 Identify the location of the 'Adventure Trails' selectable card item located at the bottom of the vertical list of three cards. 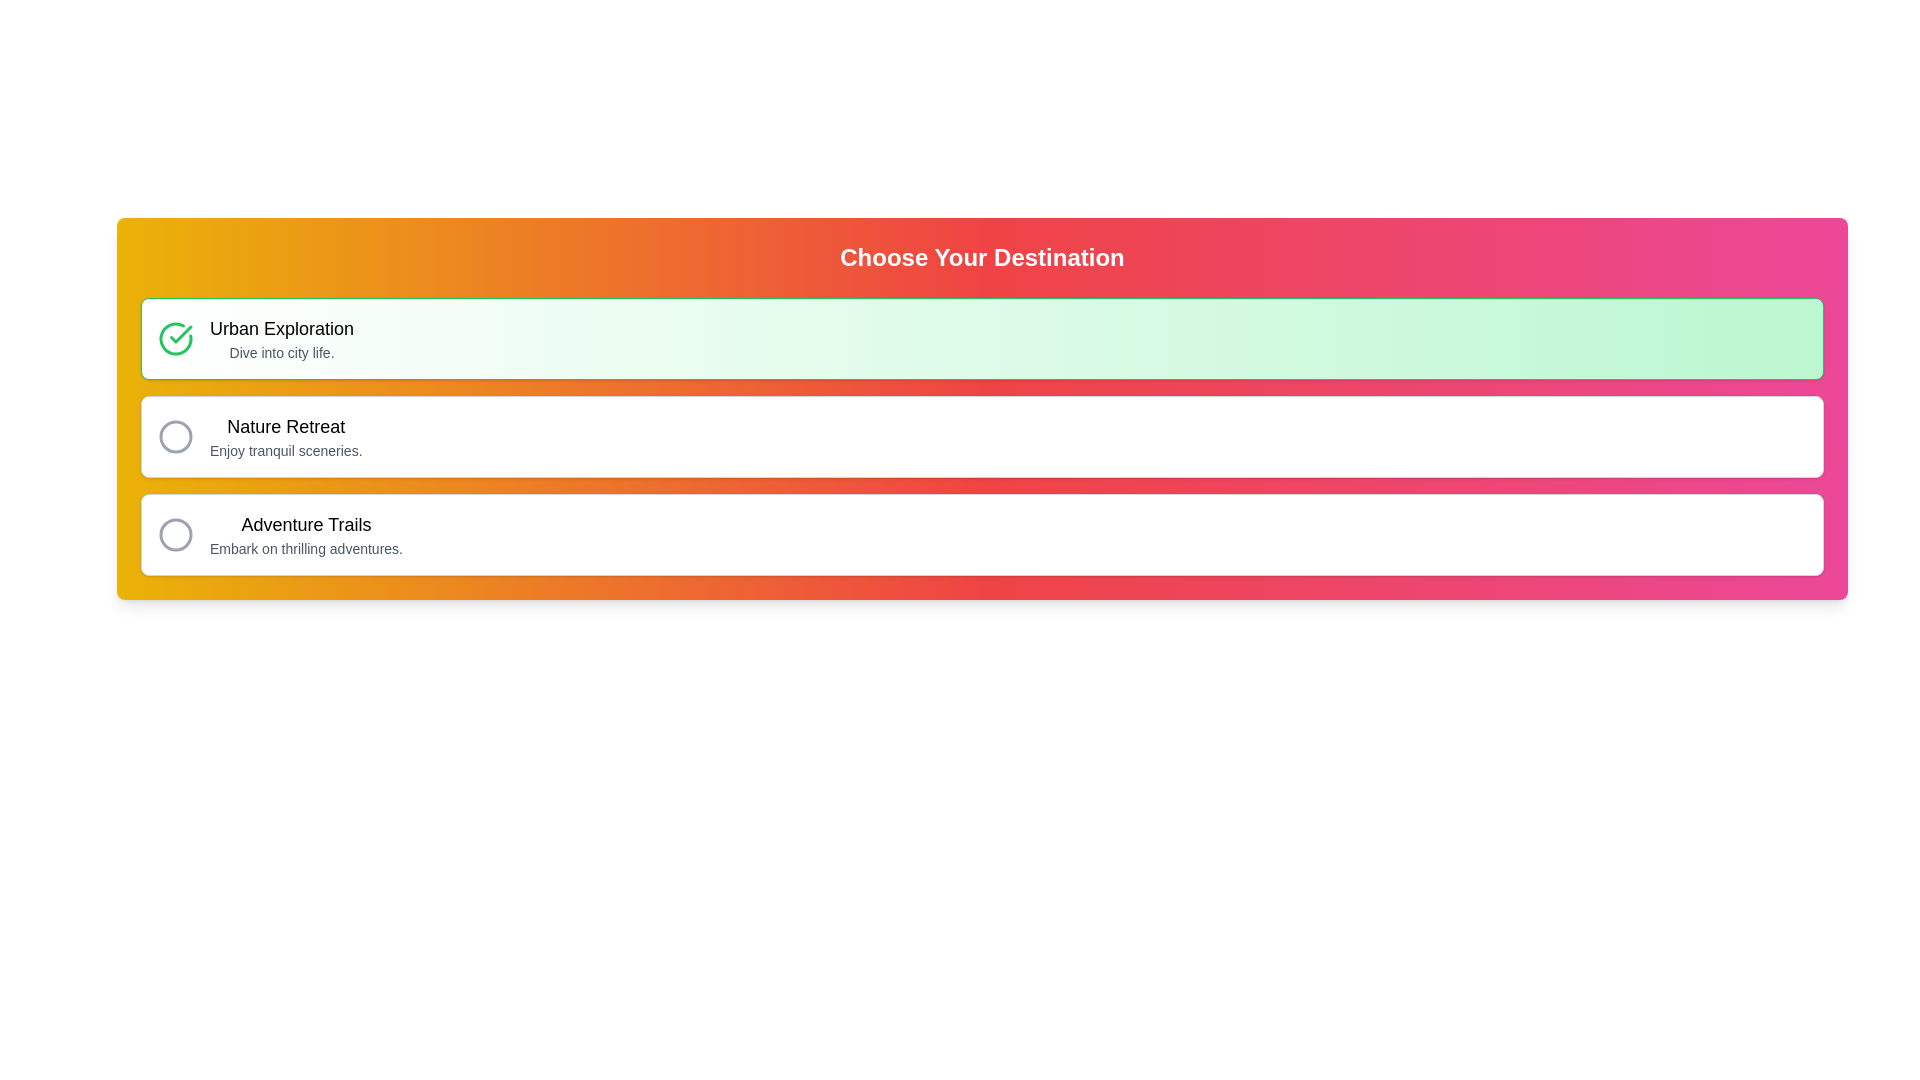
(982, 534).